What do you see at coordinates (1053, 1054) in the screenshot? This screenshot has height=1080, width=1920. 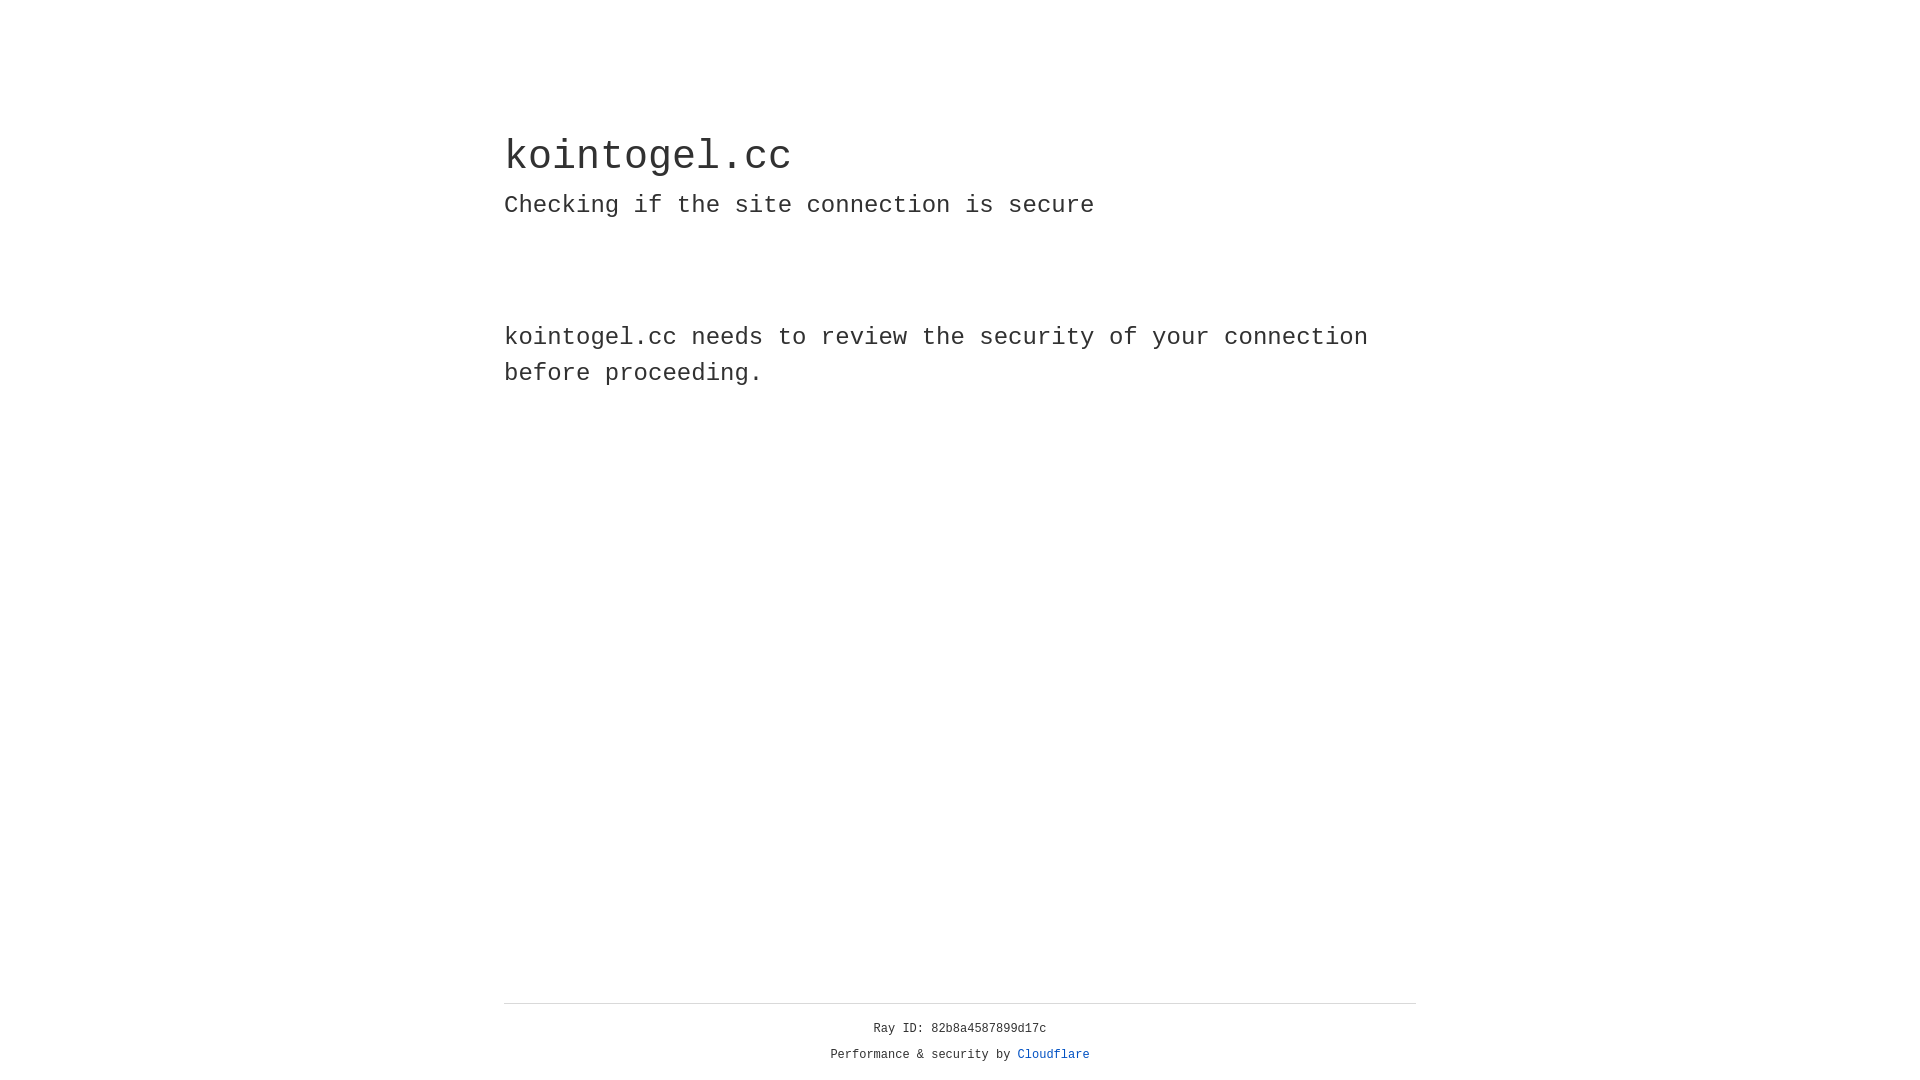 I see `'Cloudflare'` at bounding box center [1053, 1054].